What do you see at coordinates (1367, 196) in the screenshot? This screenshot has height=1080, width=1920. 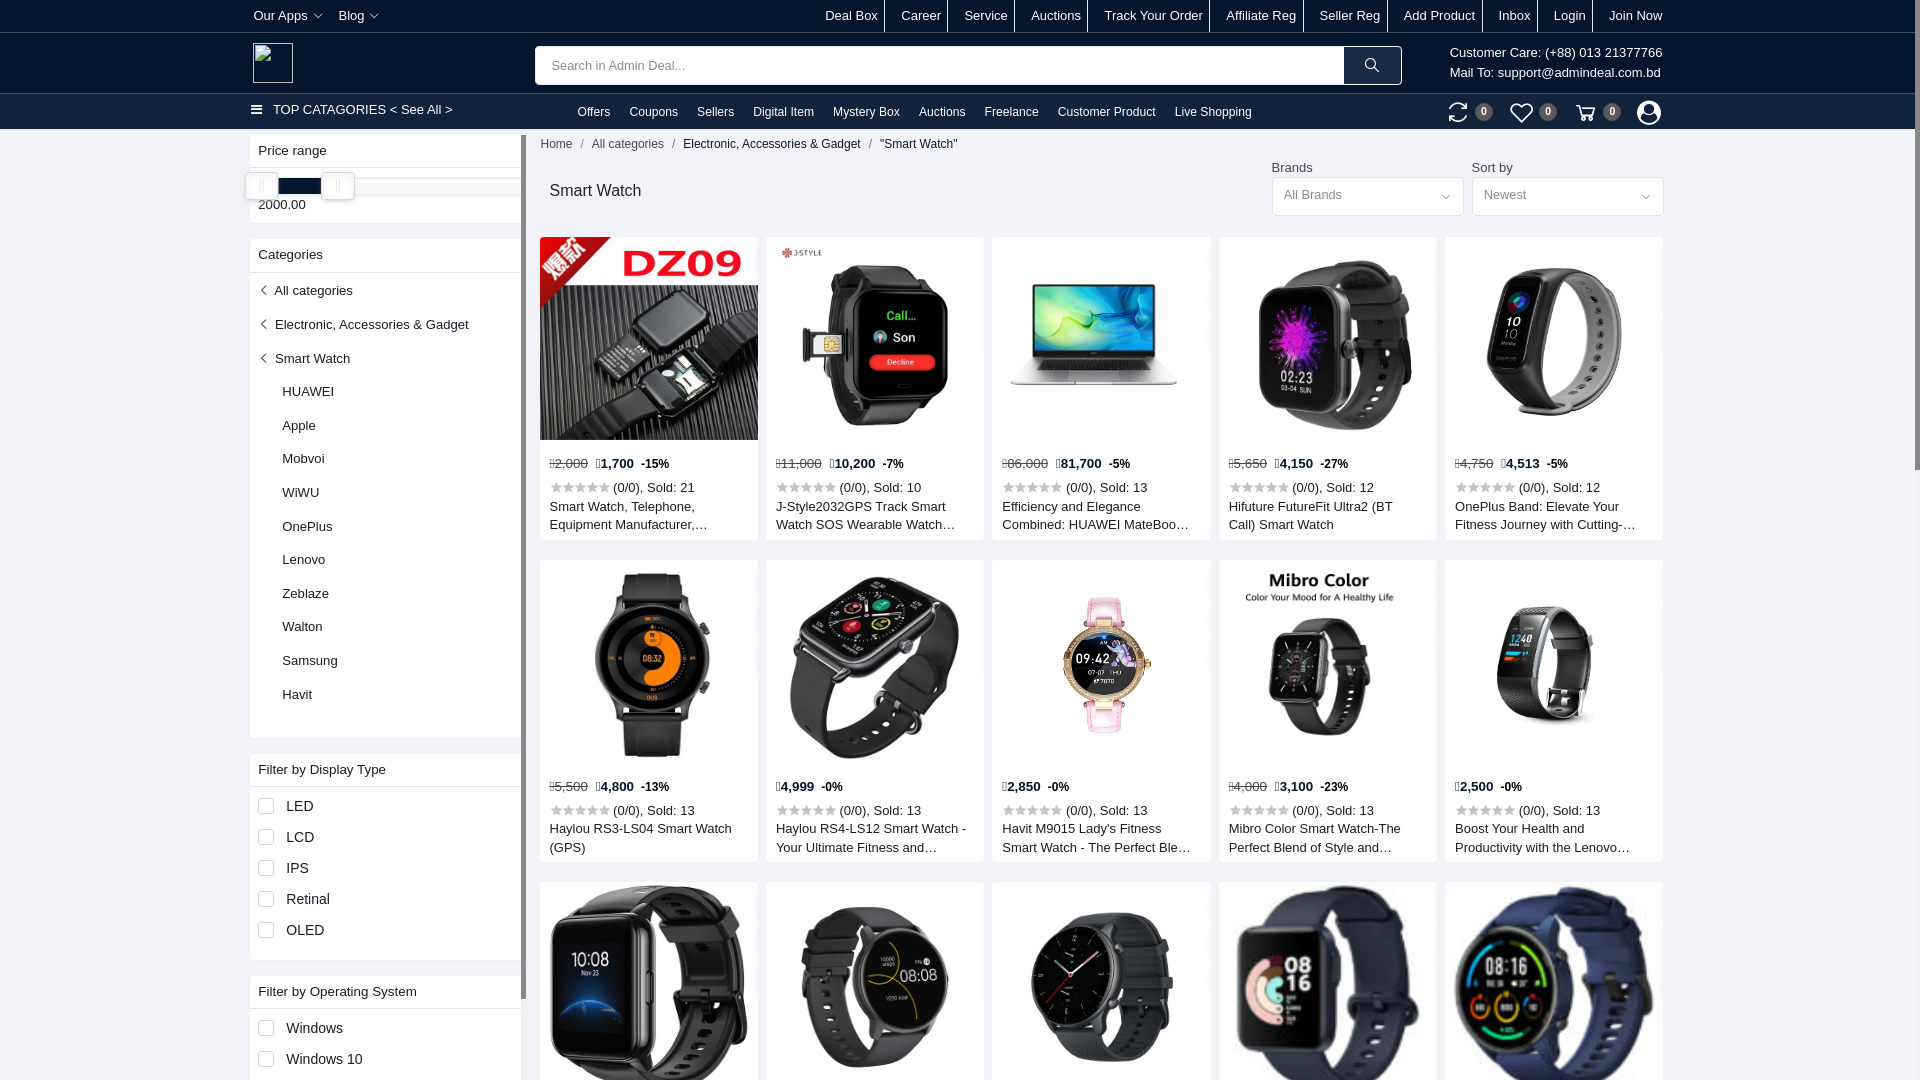 I see `'All Brands'` at bounding box center [1367, 196].